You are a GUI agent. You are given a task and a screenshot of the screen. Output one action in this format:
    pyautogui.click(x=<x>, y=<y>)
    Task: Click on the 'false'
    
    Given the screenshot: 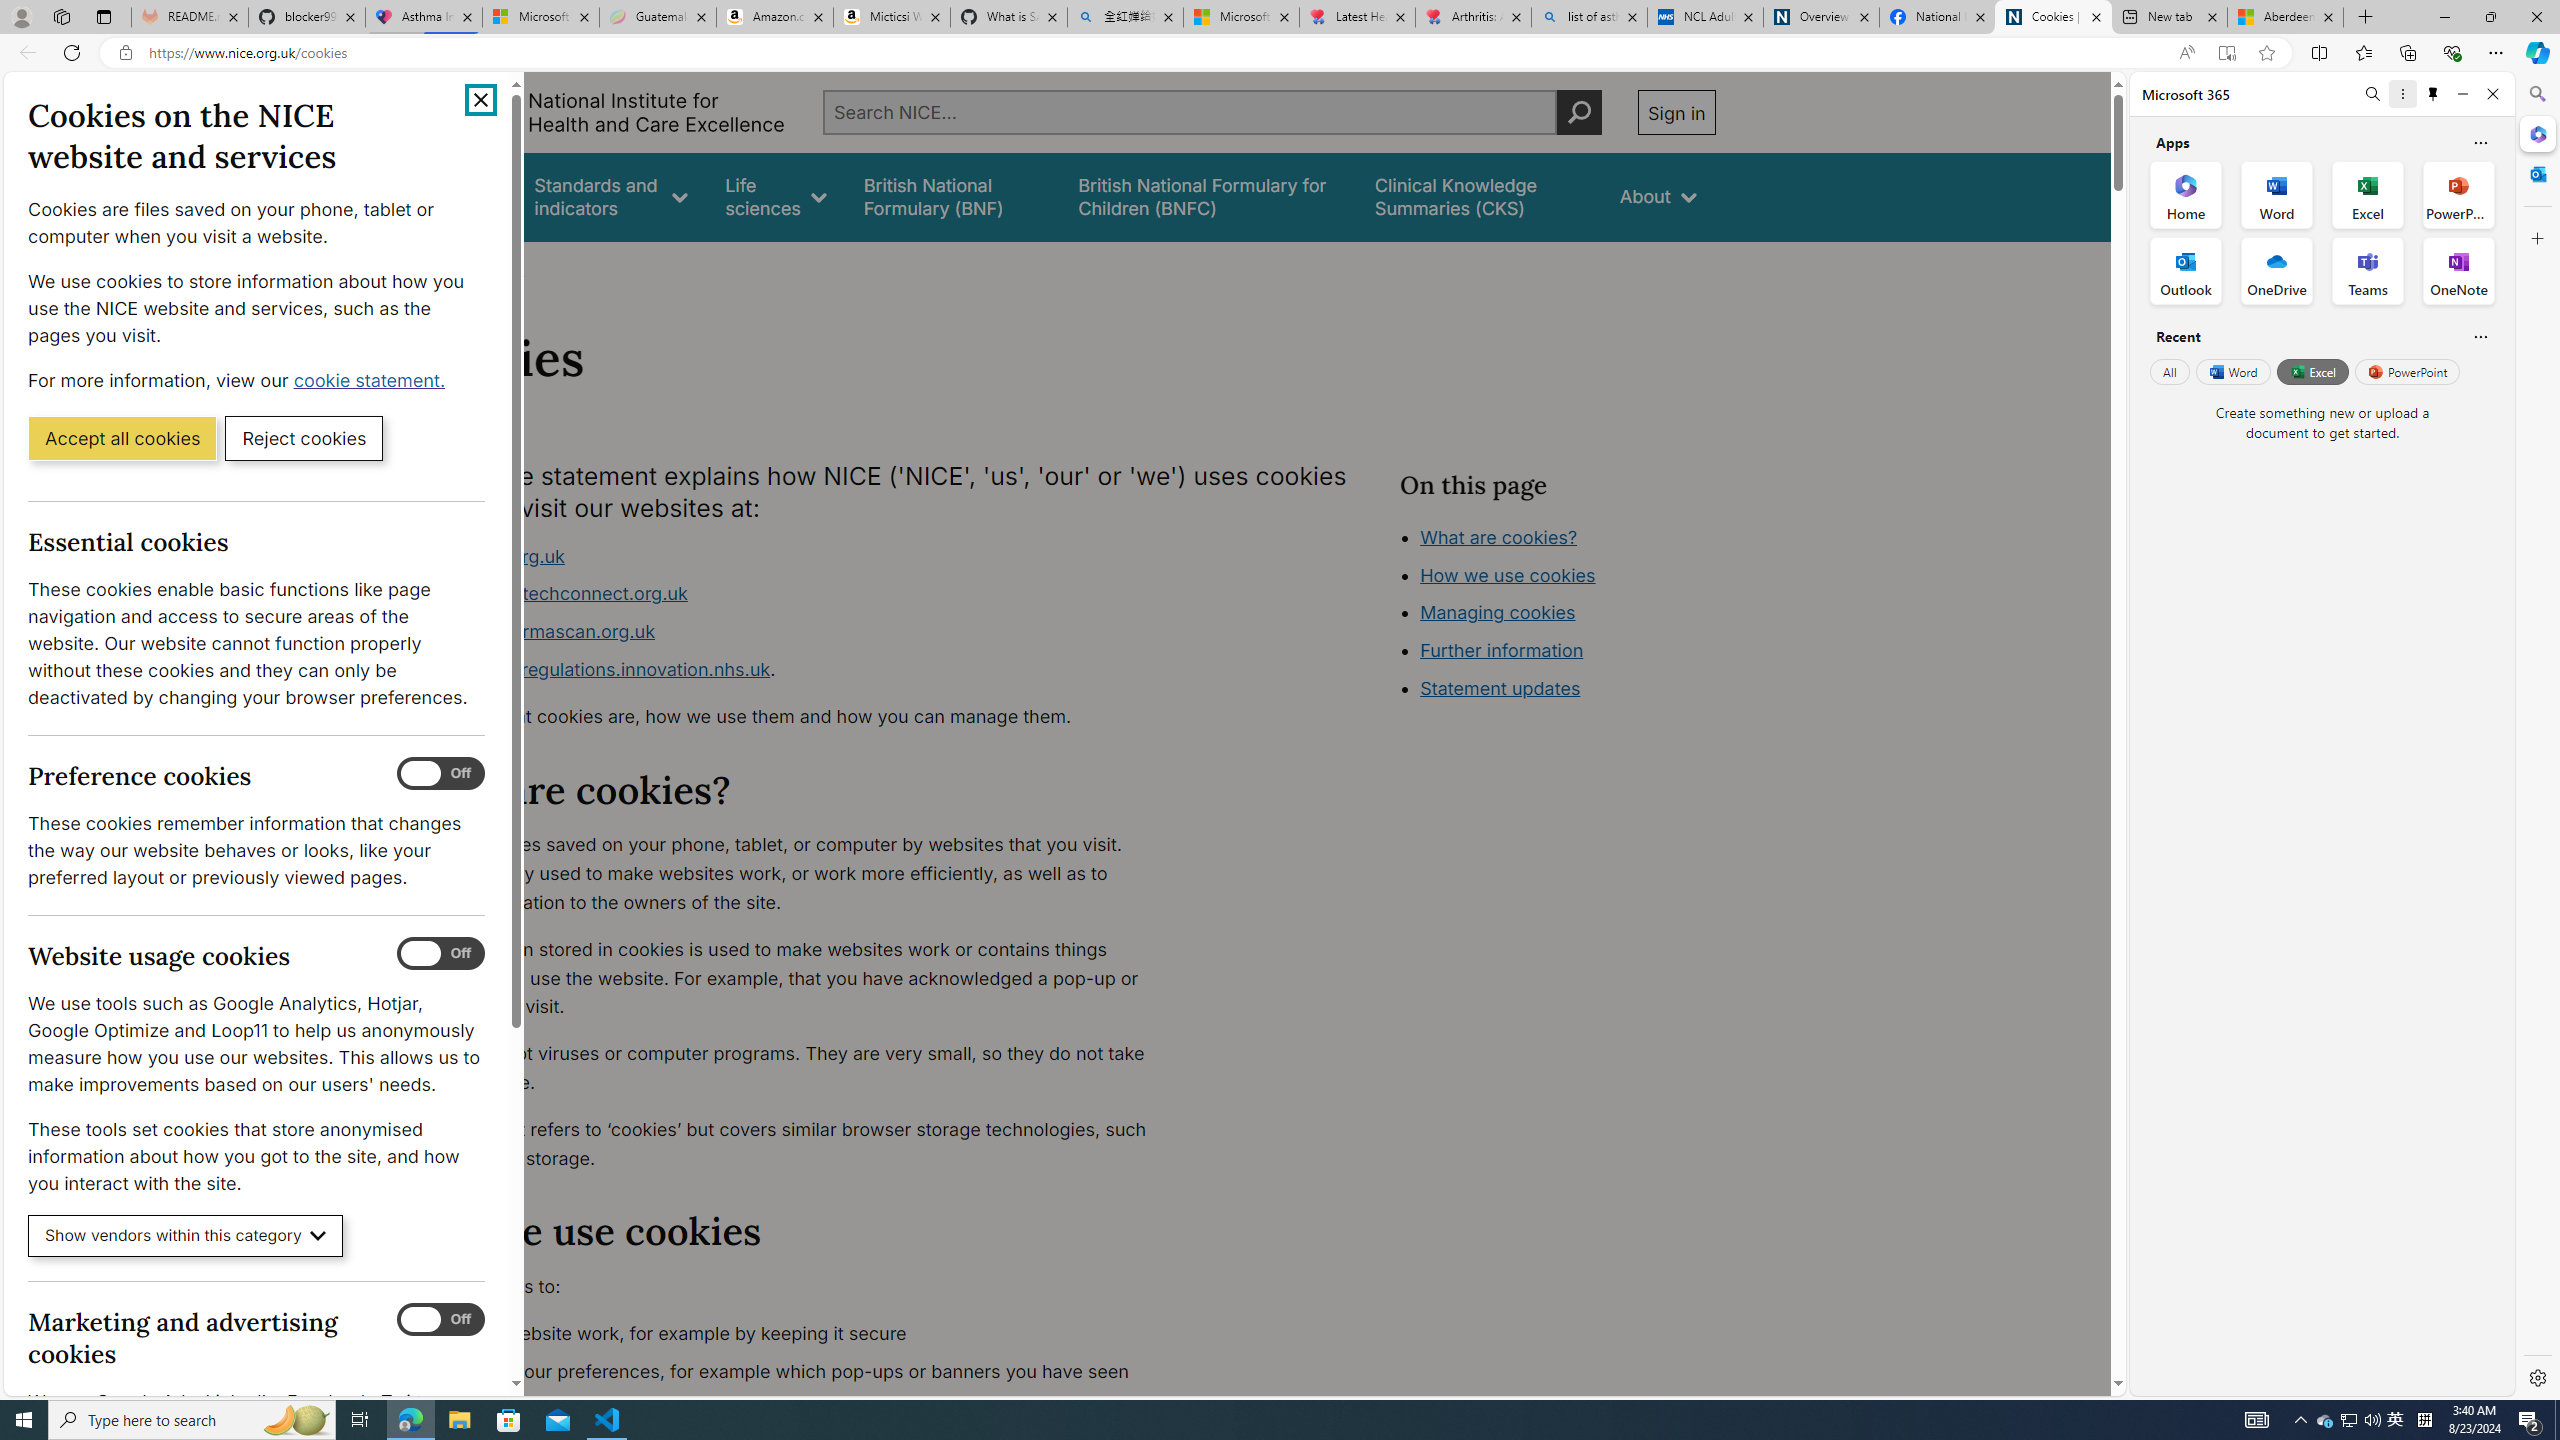 What is the action you would take?
    pyautogui.click(x=1479, y=196)
    